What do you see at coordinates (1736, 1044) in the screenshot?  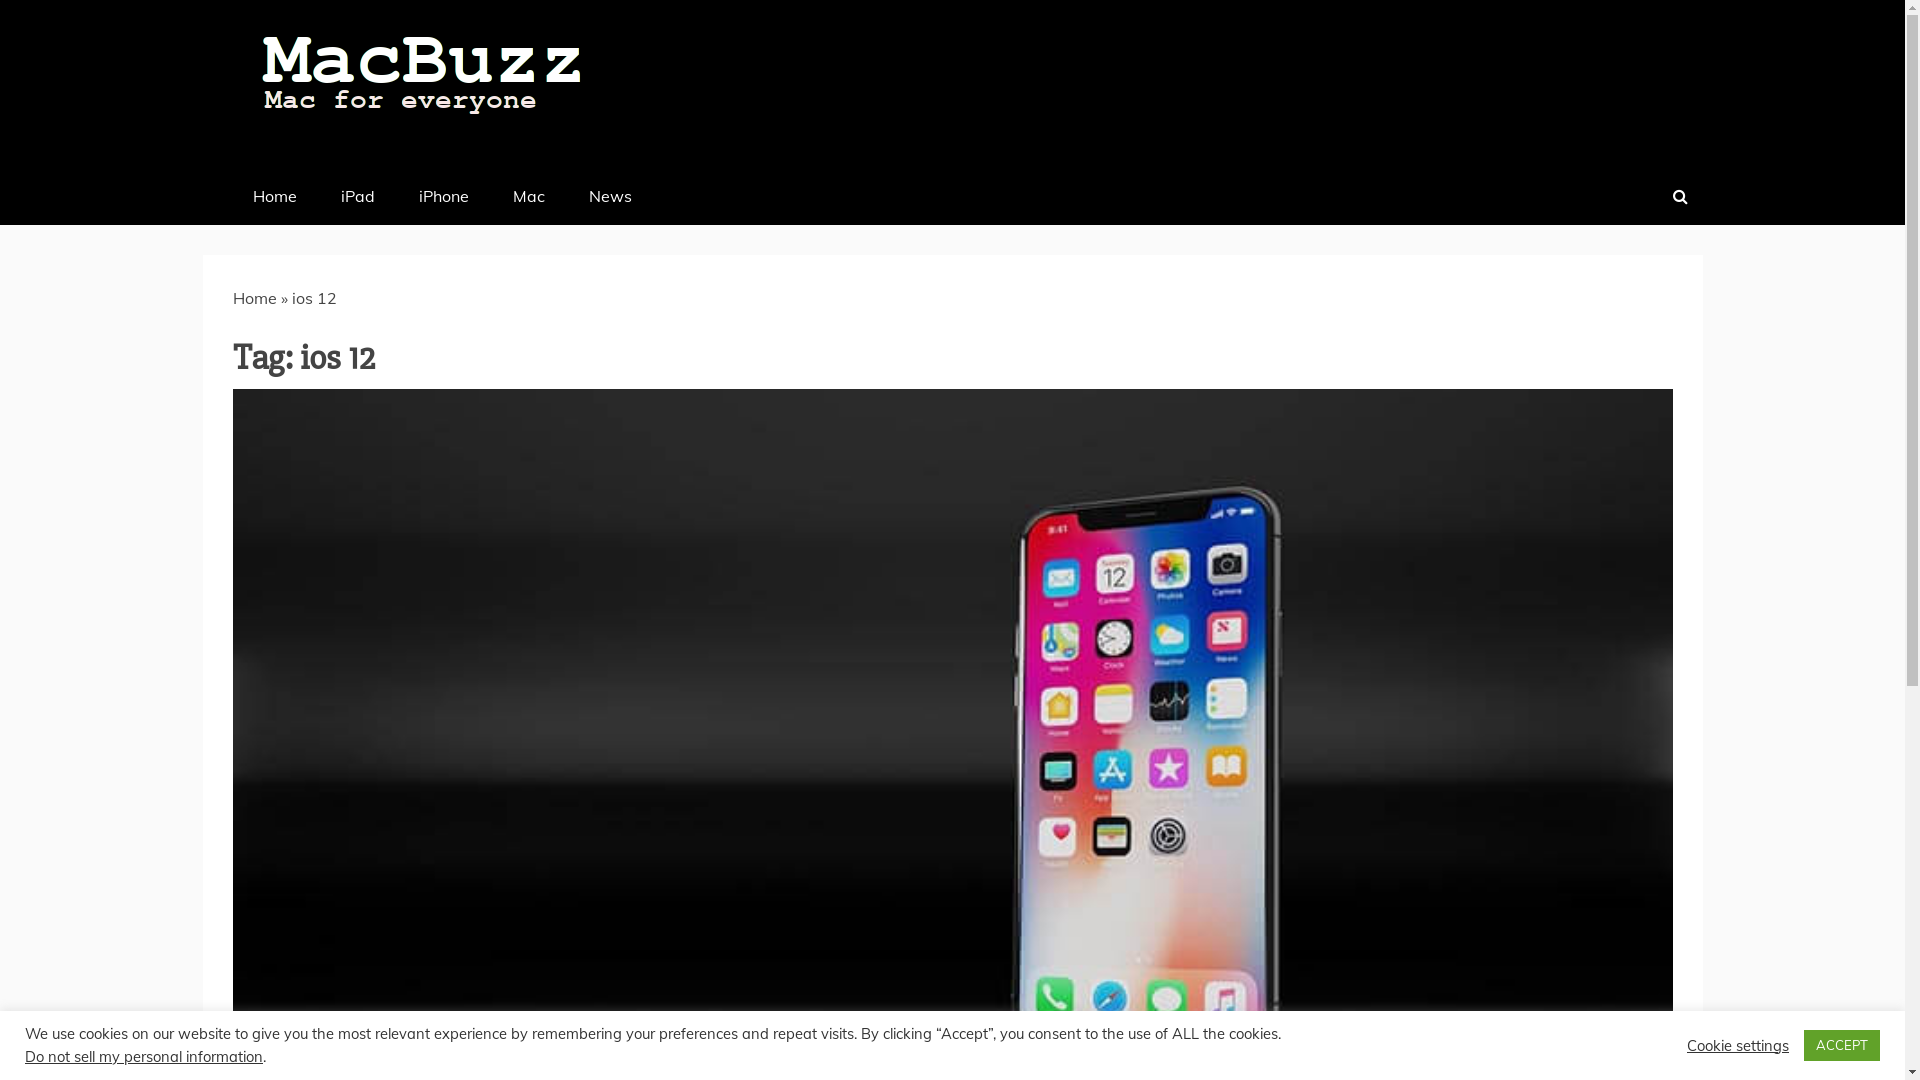 I see `'Cookie settings'` at bounding box center [1736, 1044].